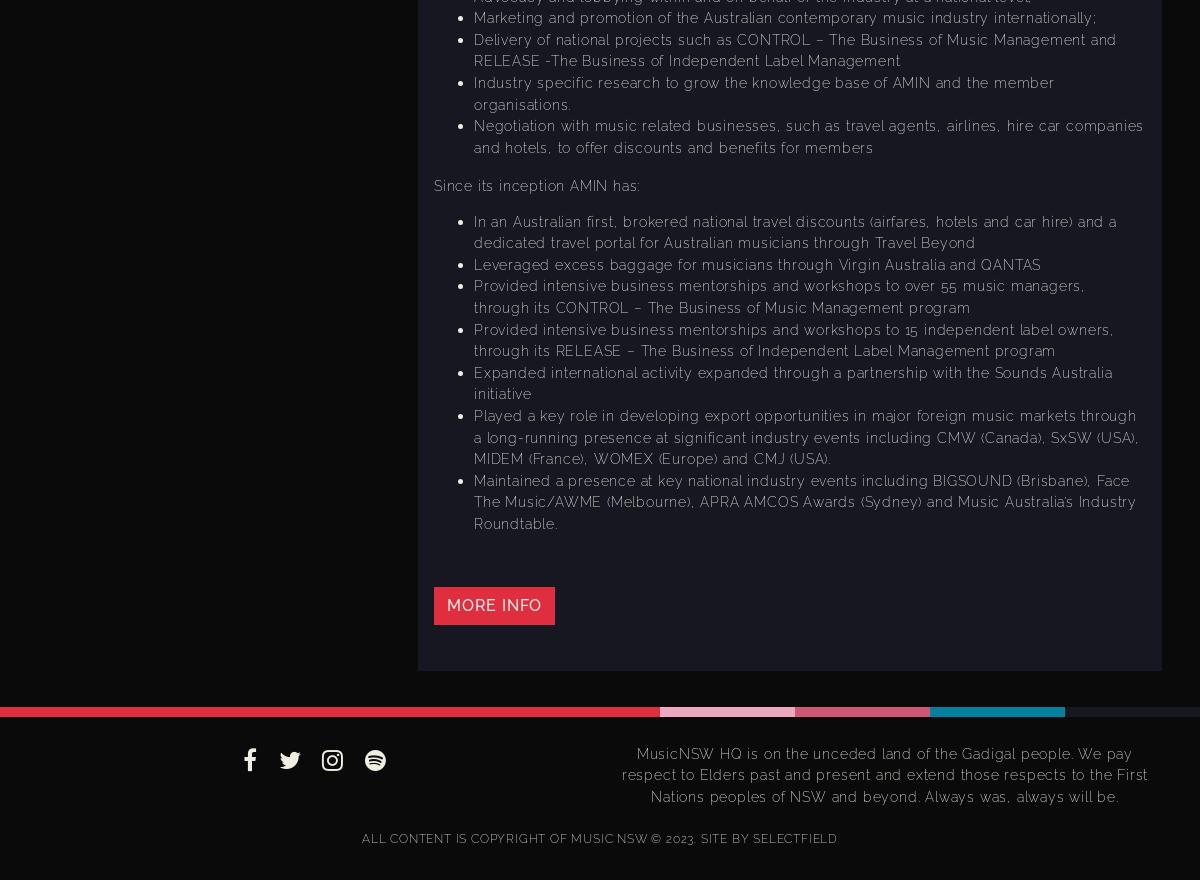 The height and width of the screenshot is (880, 1200). Describe the element at coordinates (472, 501) in the screenshot. I see `'Maintained a presence at key national industry events including BIGSOUND (Brisbane), Face The Music/AWME (Melbourne), APRA AMCOS Awards (Sydney) and Music Australia’s Industry Roundtable.'` at that location.